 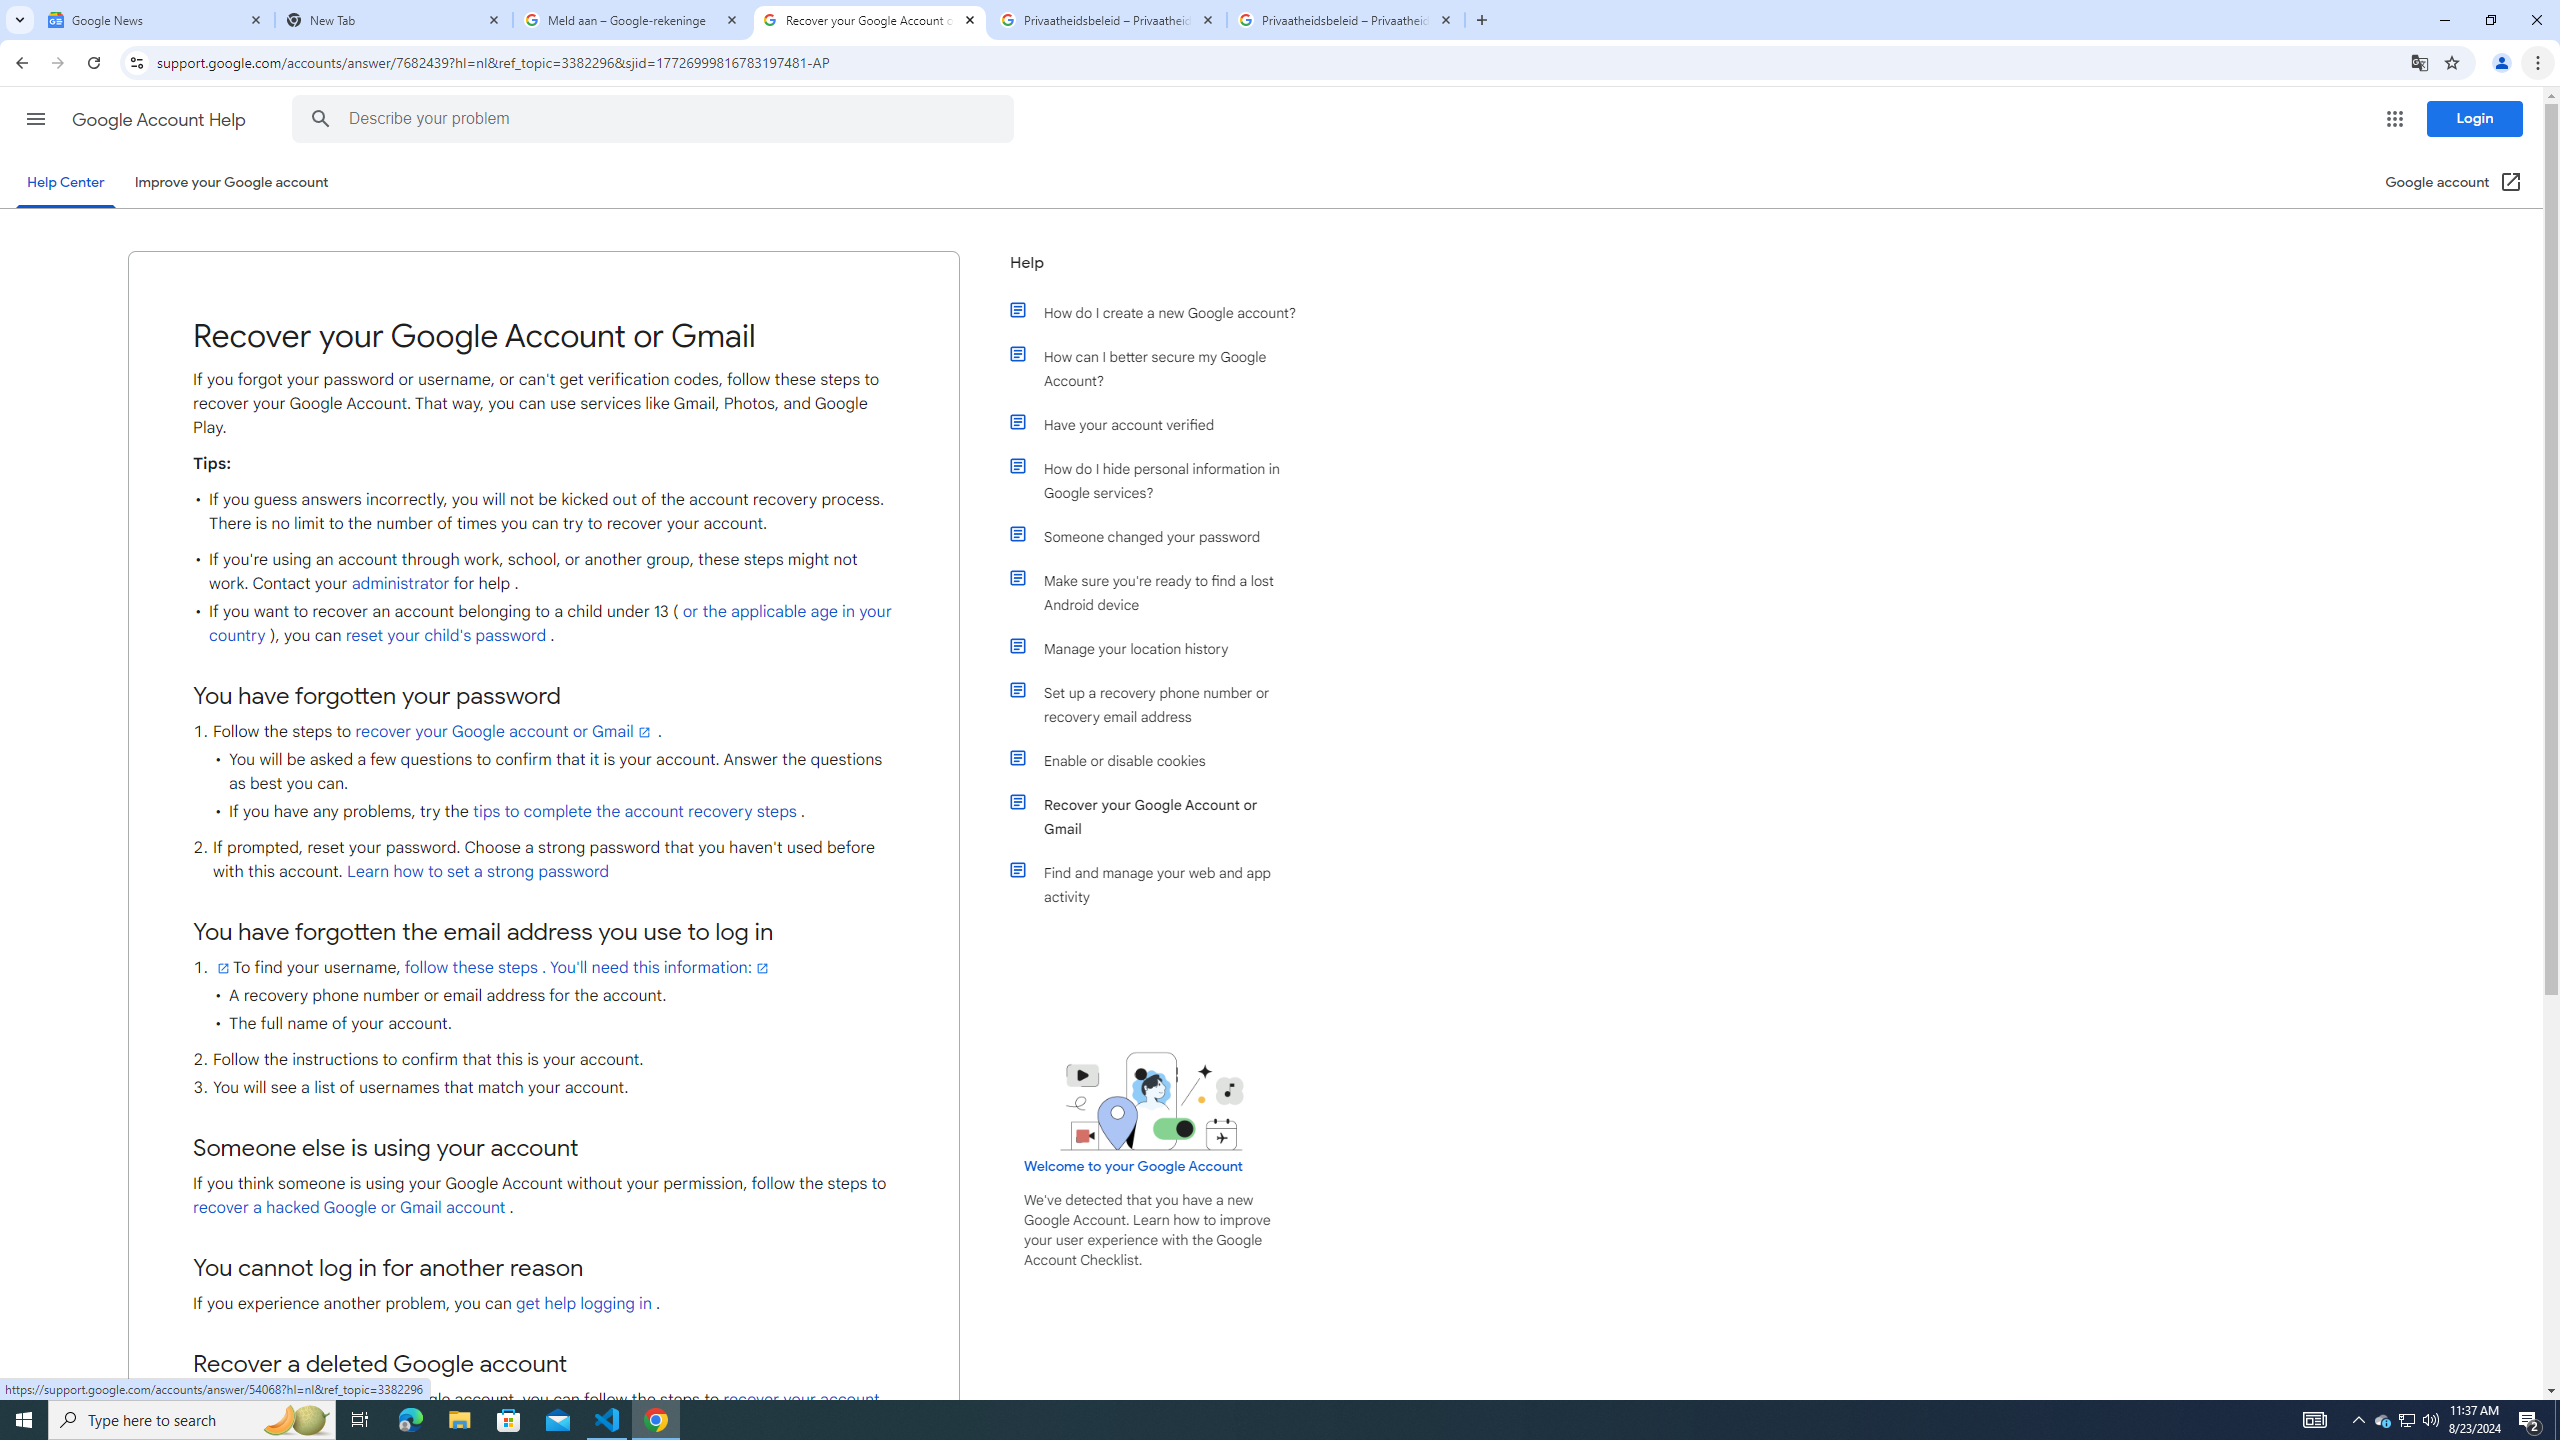 I want to click on 'tips to complete the account recovery steps', so click(x=633, y=811).